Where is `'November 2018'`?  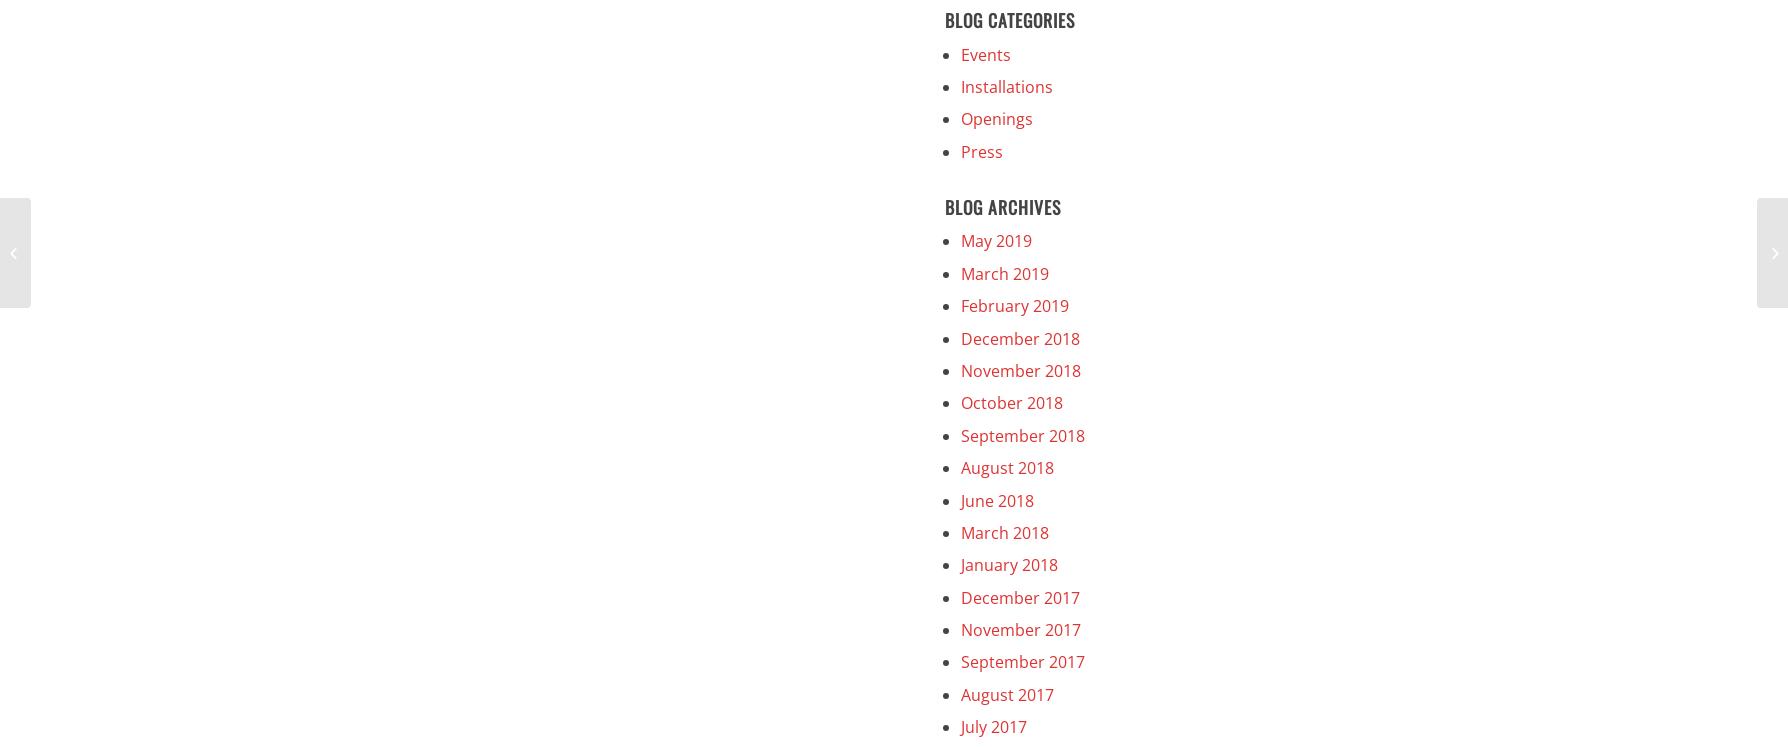 'November 2018' is located at coordinates (1020, 369).